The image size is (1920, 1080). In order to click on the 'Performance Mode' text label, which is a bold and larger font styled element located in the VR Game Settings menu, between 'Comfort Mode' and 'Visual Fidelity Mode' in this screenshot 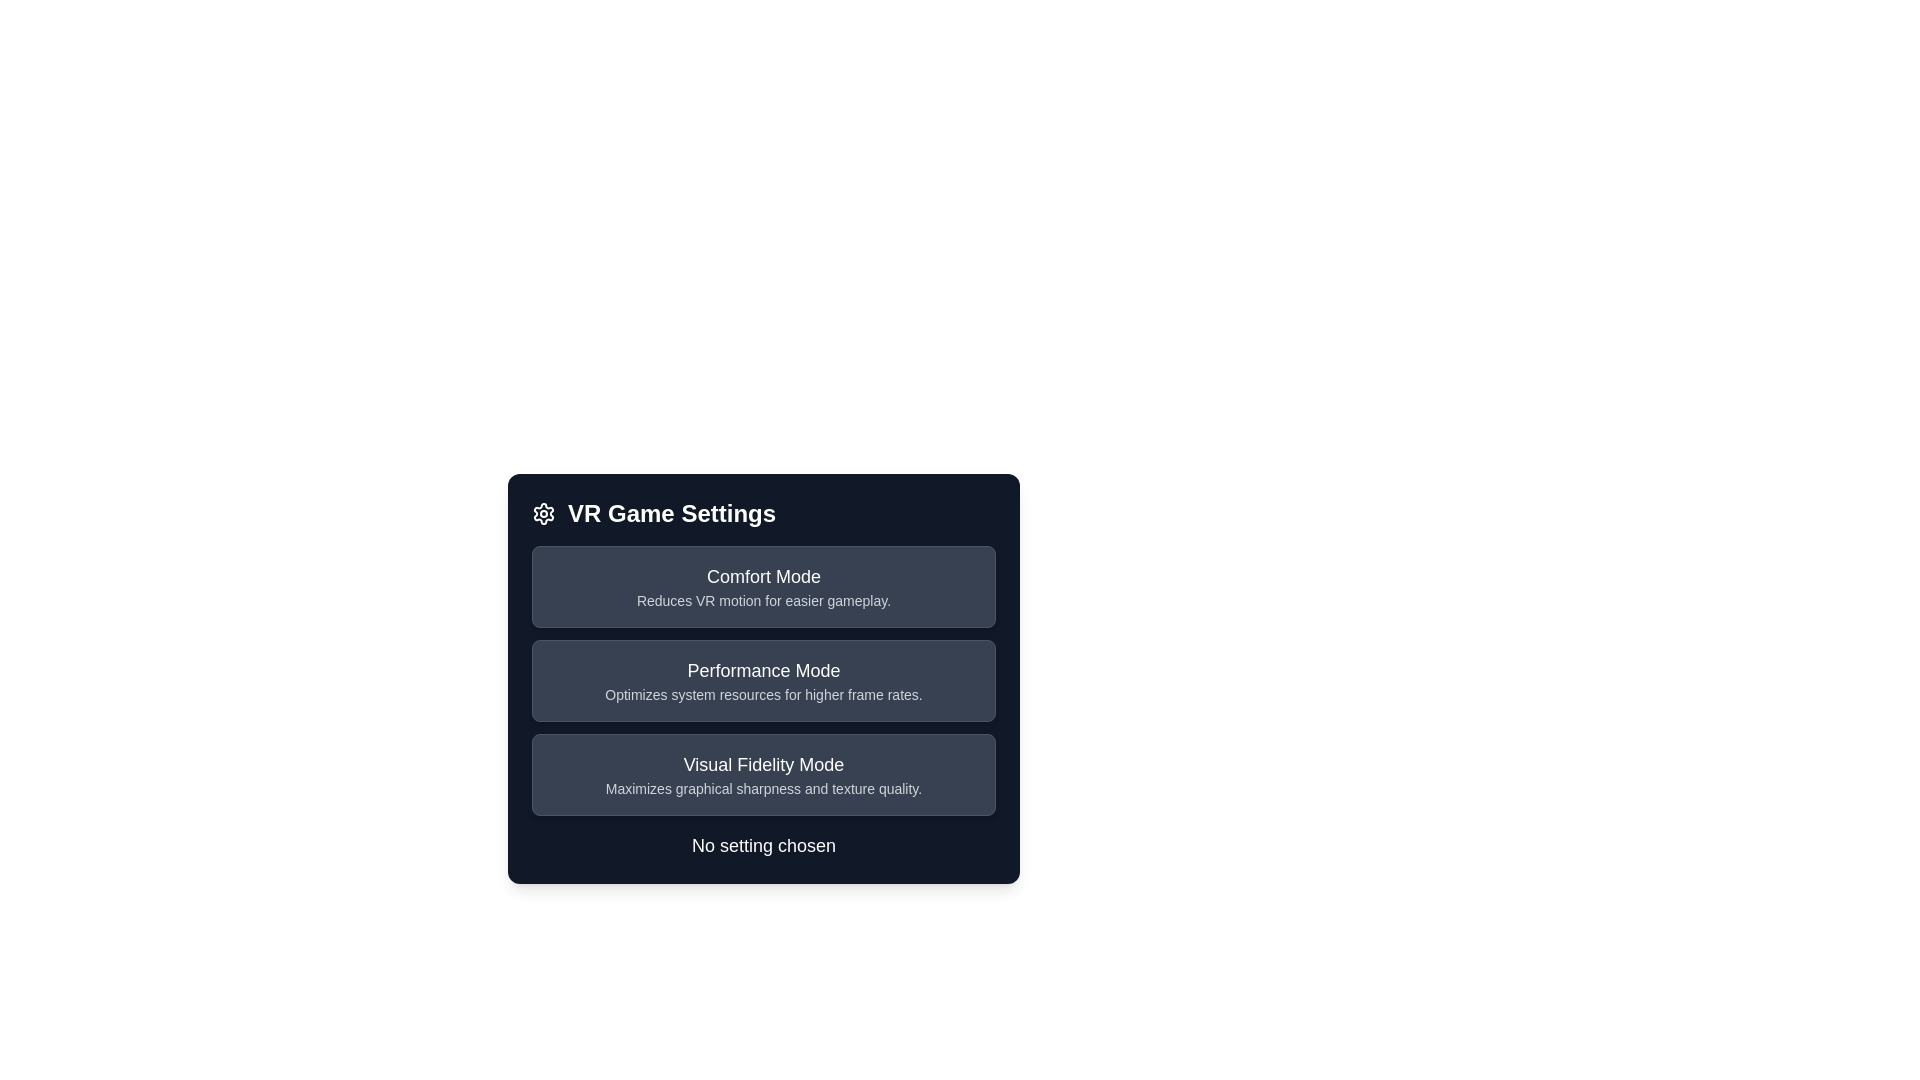, I will do `click(762, 671)`.